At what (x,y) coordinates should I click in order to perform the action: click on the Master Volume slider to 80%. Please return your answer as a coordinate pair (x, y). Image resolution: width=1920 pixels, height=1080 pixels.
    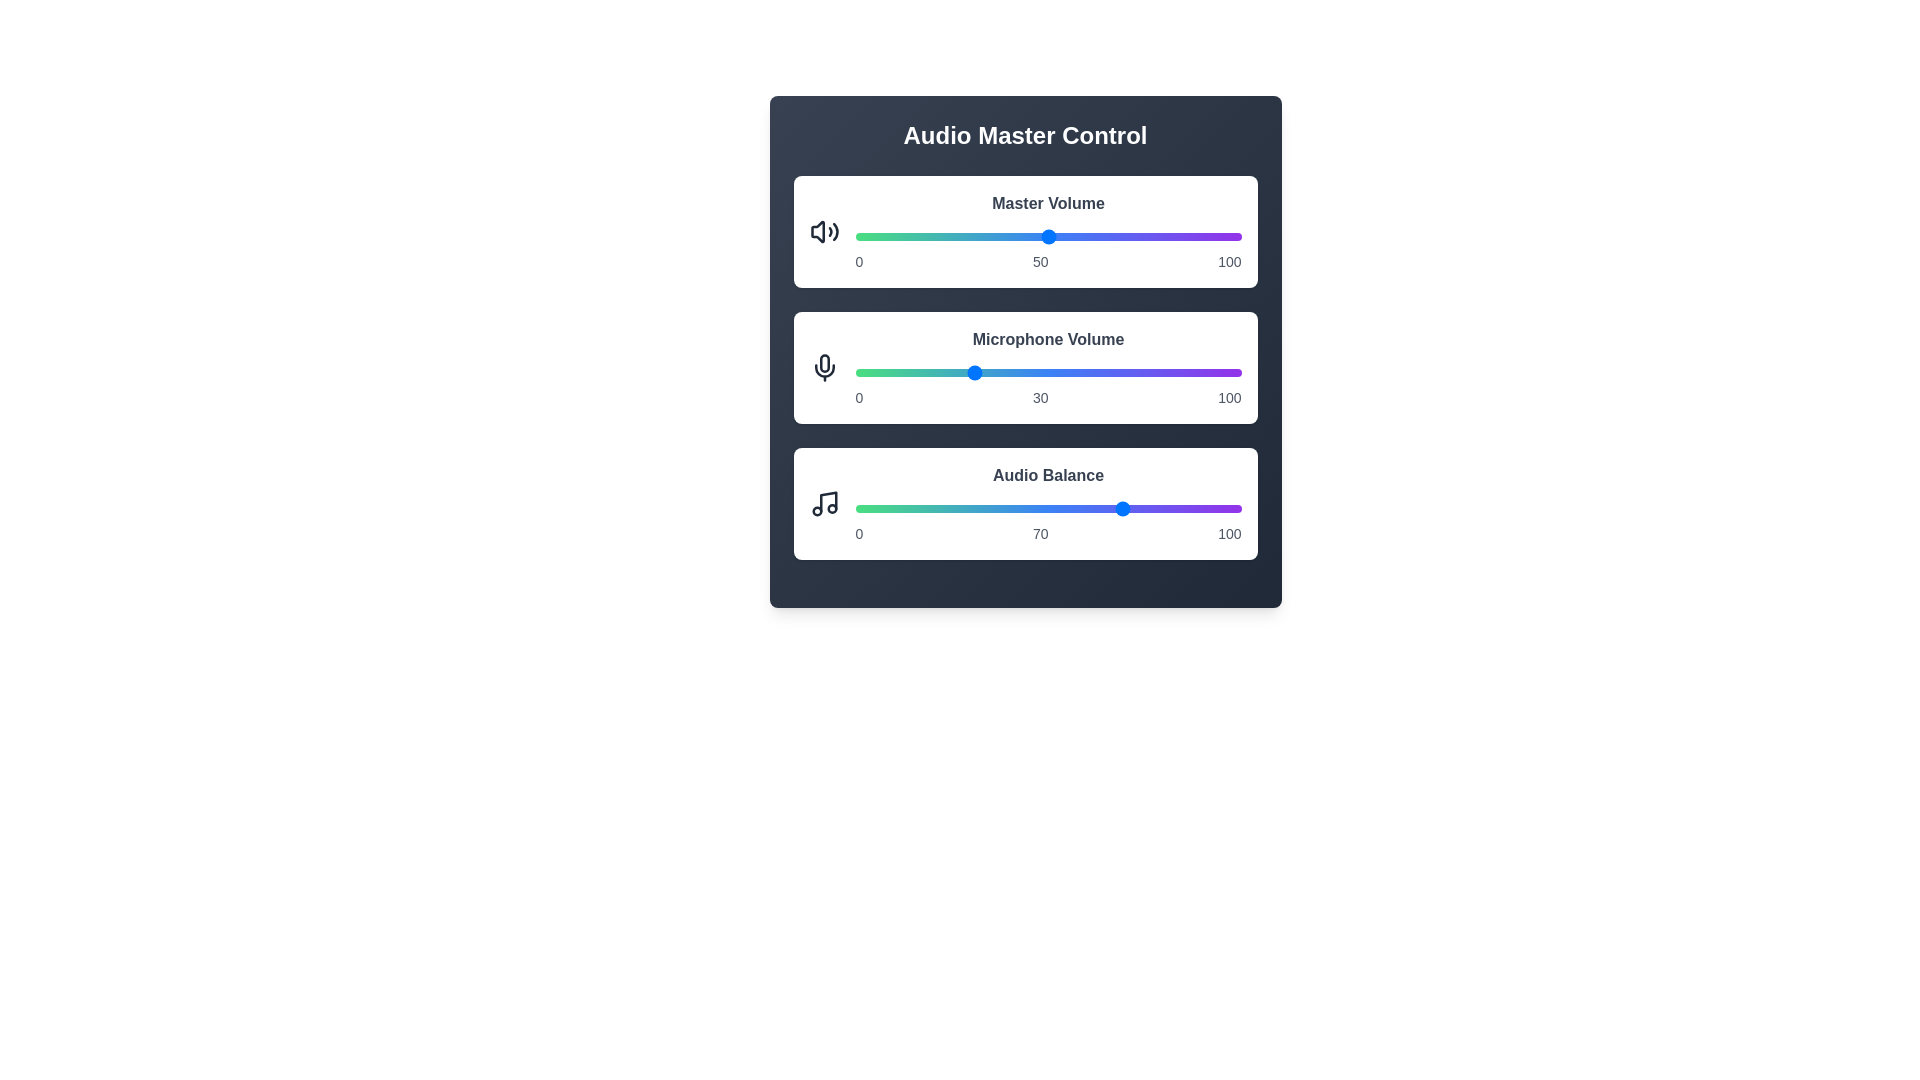
    Looking at the image, I should click on (1164, 235).